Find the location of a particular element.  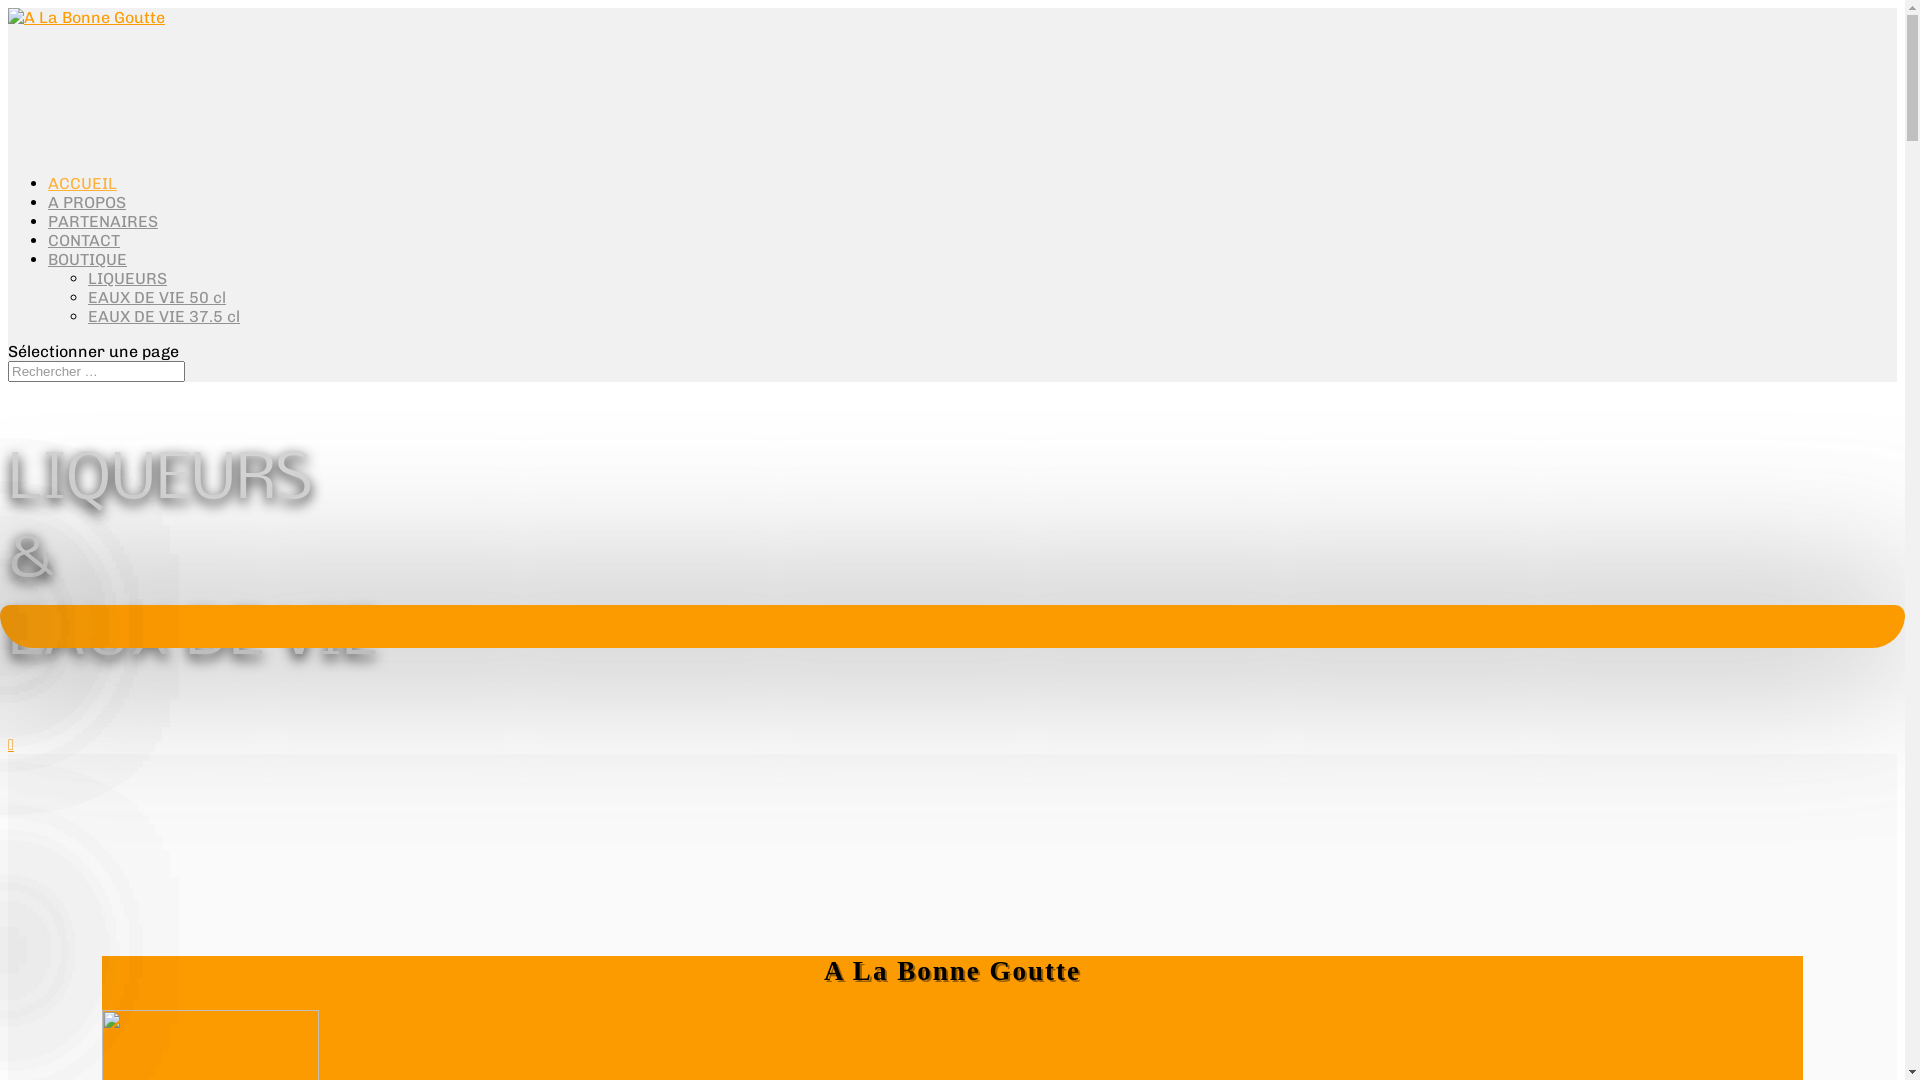

'EAUX DE VIE 37.5 cl' is located at coordinates (163, 315).